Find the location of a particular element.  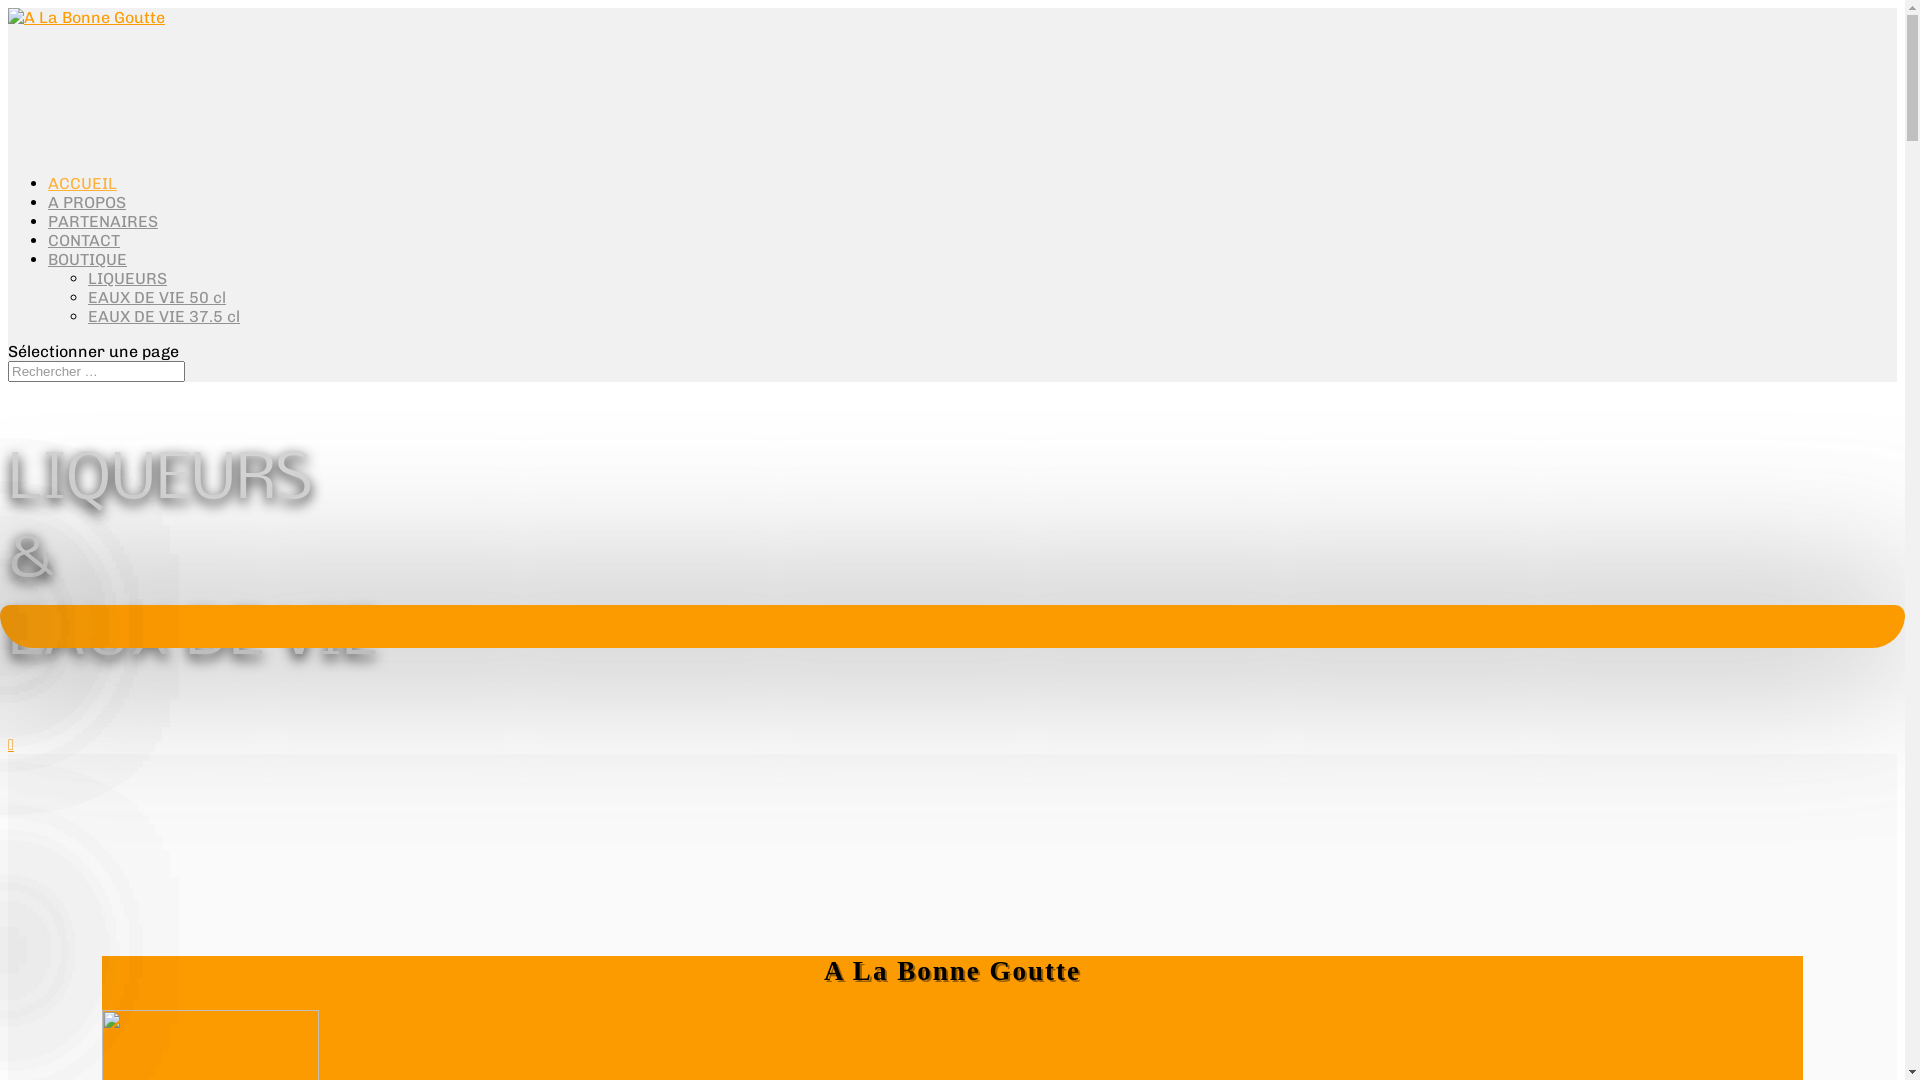

'EAUX DE VIE 37.5 cl' is located at coordinates (163, 315).